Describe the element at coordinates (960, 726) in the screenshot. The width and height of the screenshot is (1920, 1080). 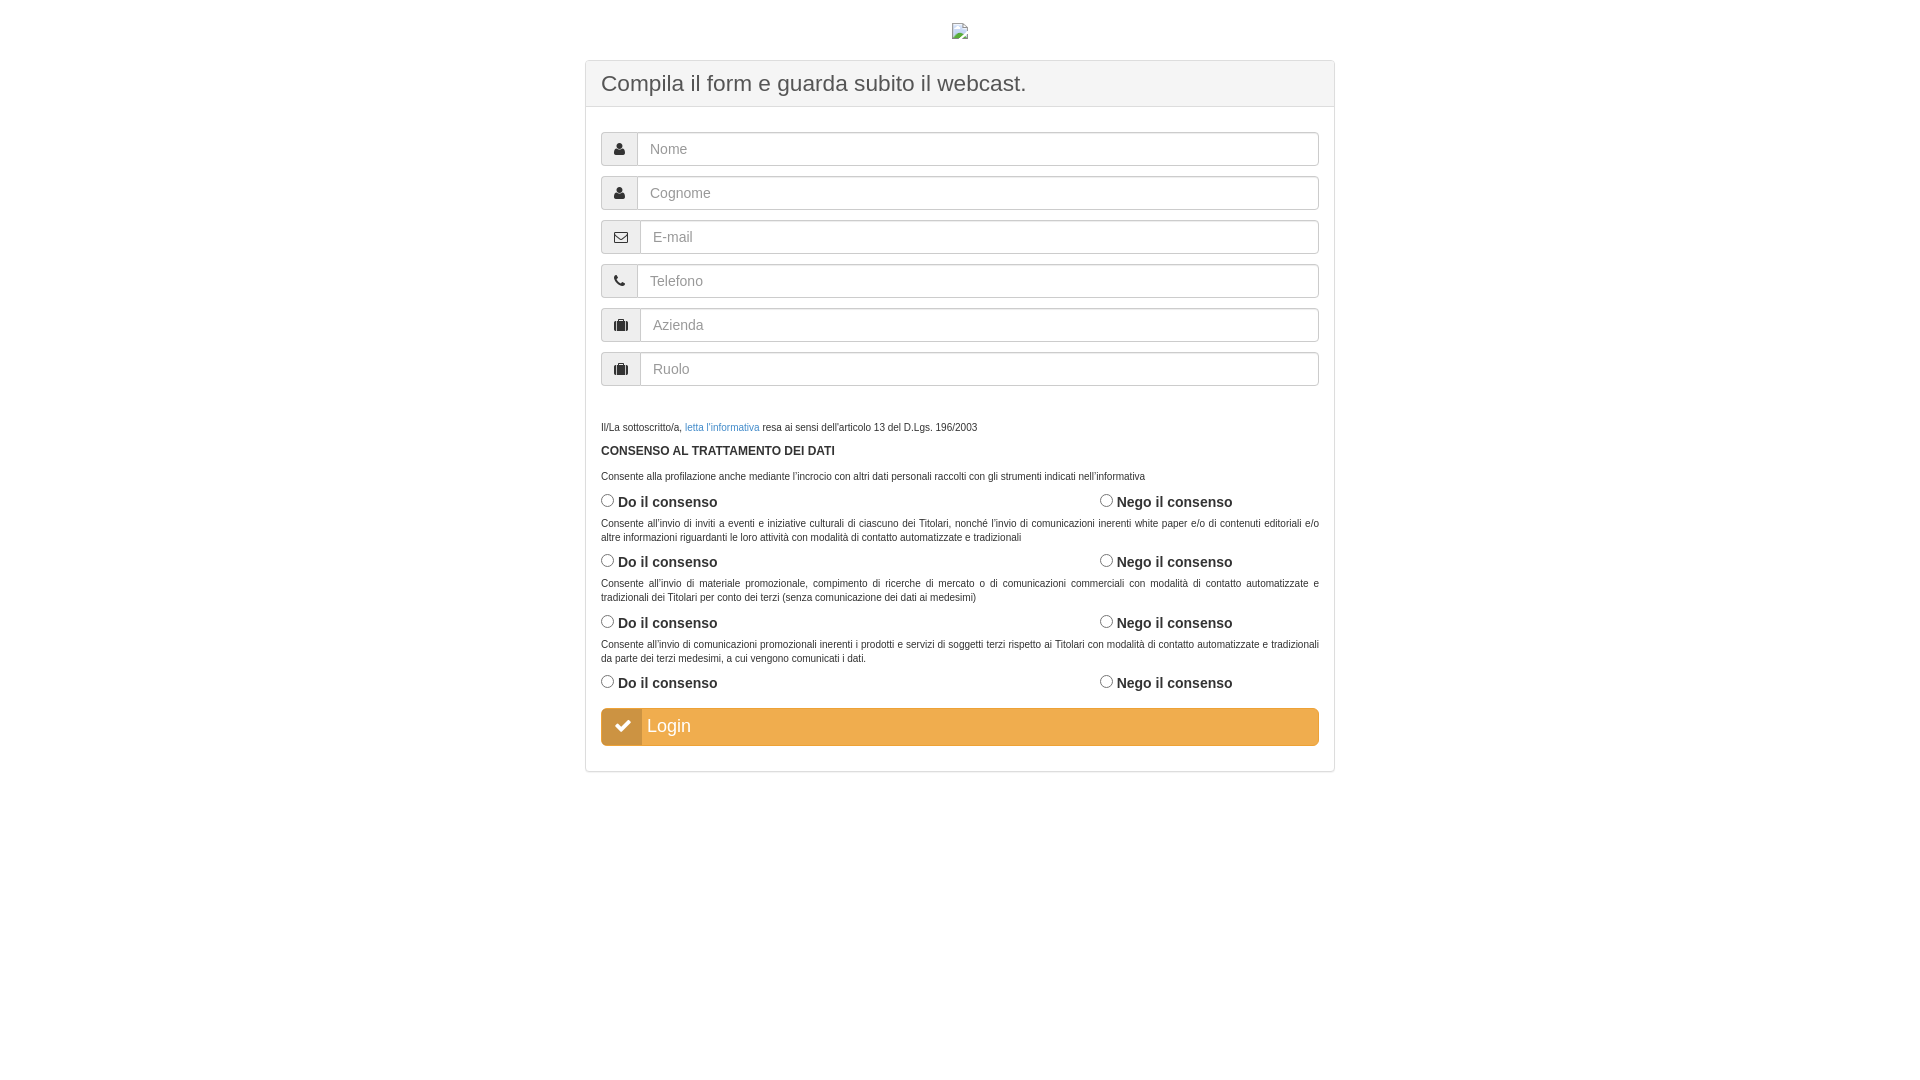
I see `'Login'` at that location.